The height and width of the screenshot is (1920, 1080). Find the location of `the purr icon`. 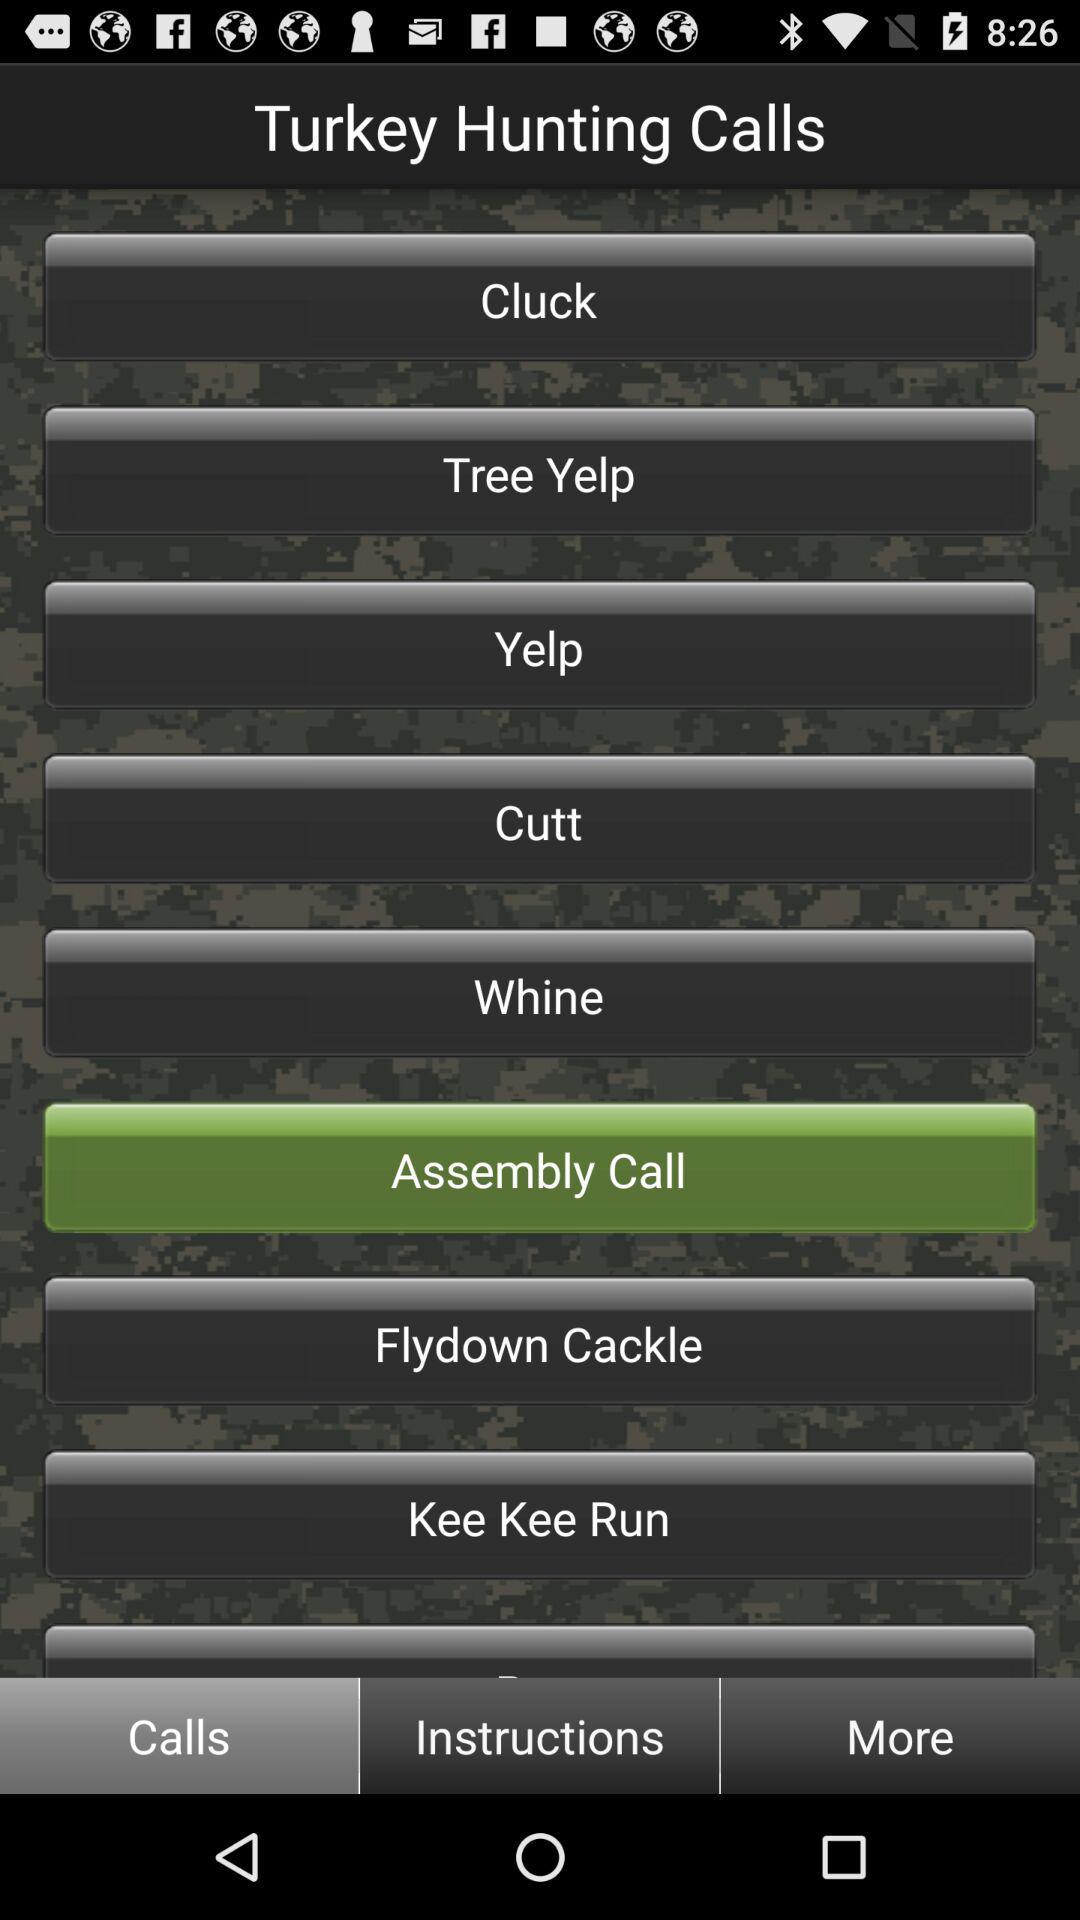

the purr icon is located at coordinates (540, 1650).